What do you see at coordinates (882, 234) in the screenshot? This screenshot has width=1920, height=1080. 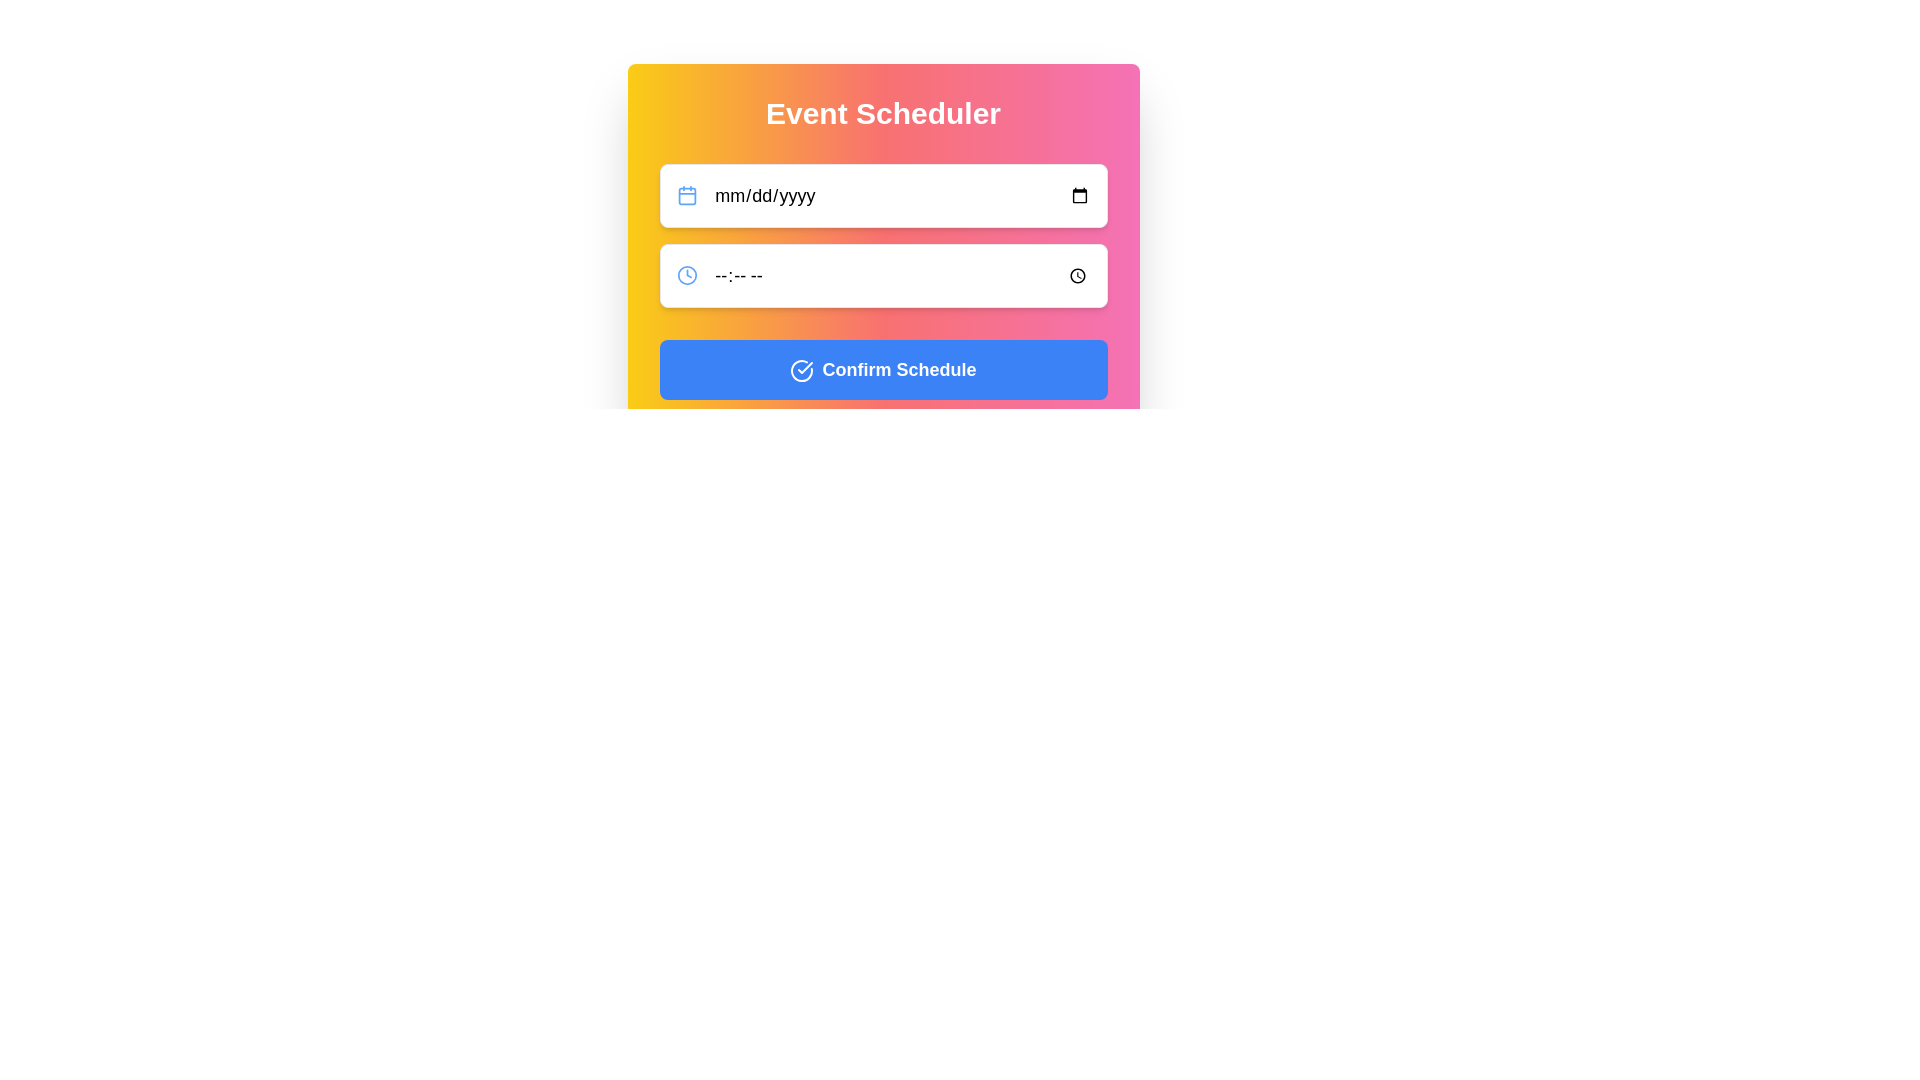 I see `a date or time using the picker tool from the input fields in the vertical group located within the 'Event Scheduler' box` at bounding box center [882, 234].